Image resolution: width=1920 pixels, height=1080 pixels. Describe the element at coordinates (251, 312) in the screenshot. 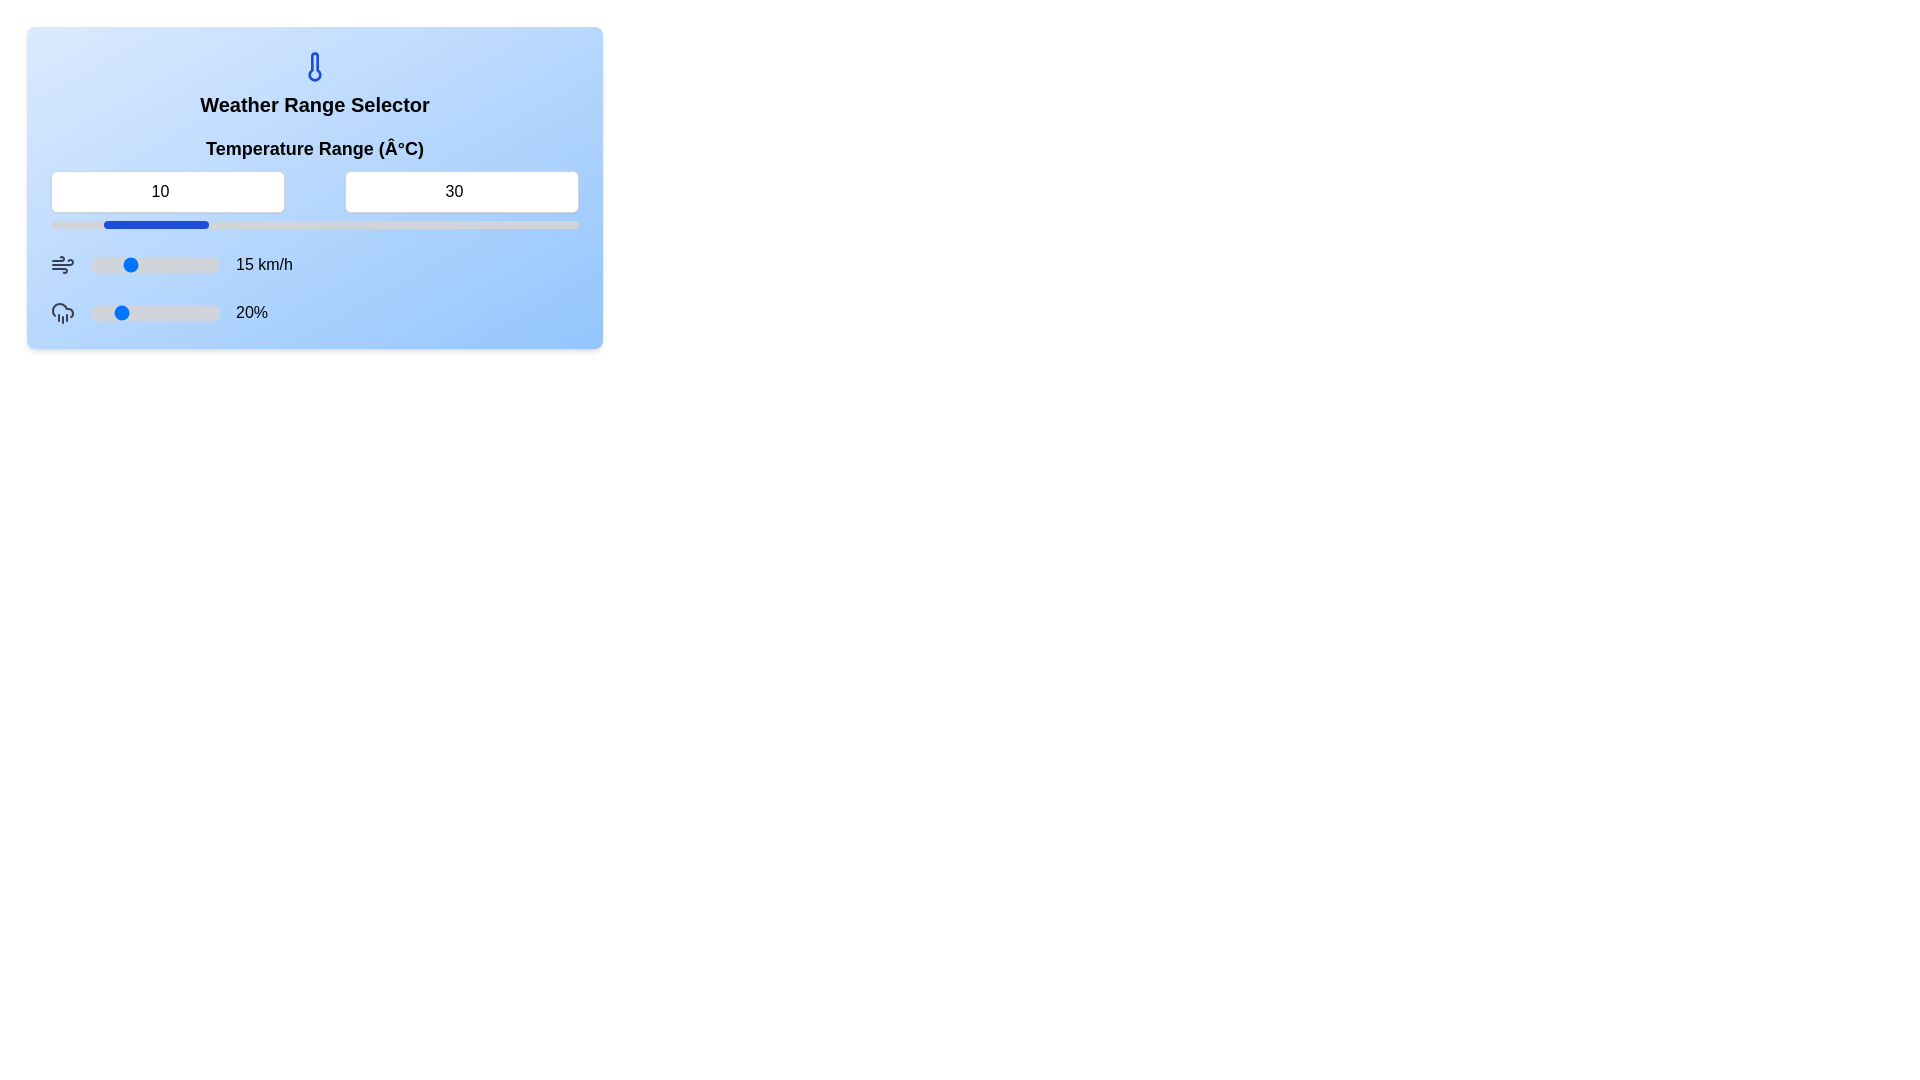

I see `the Text Label displaying '20%' in bold black font on a light blue background, located at the far-right side next to a horizontal slider in the weather settings section` at that location.